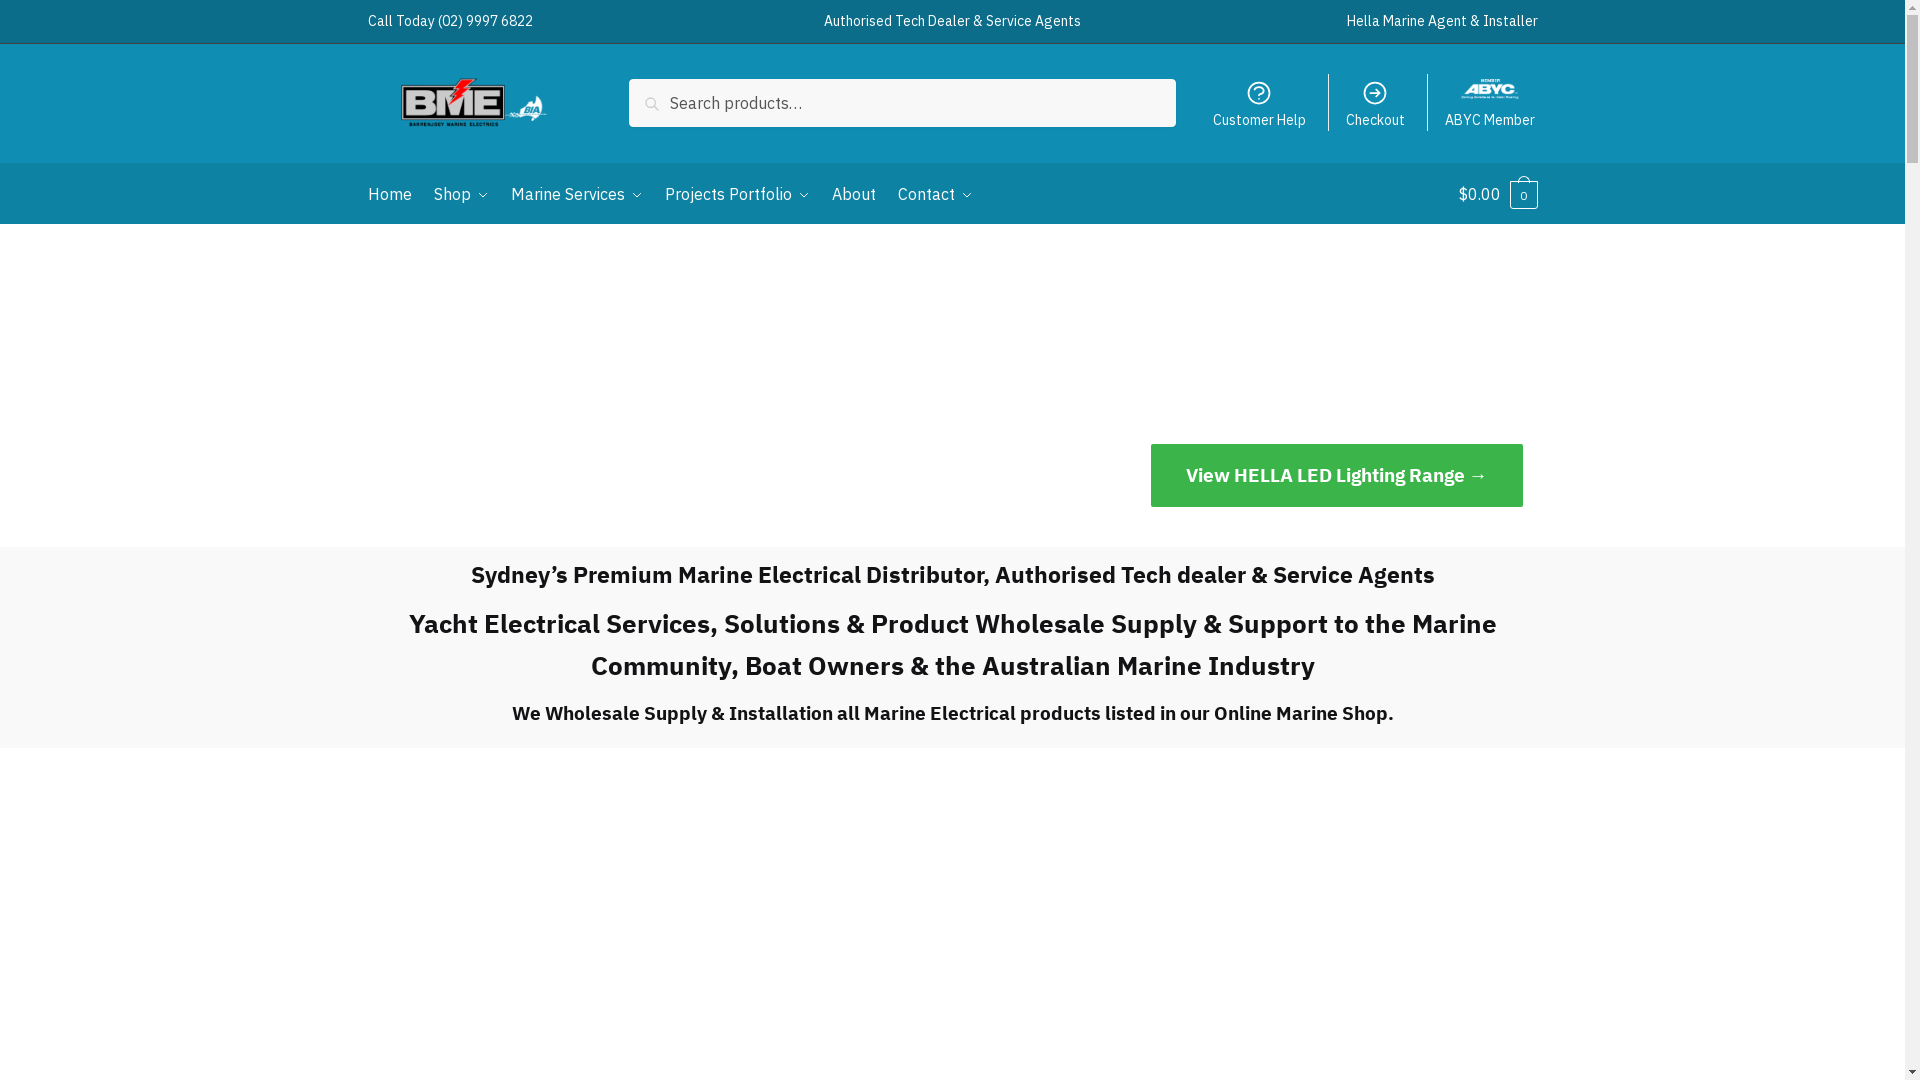 The width and height of the screenshot is (1920, 1080). What do you see at coordinates (460, 193) in the screenshot?
I see `'Shop'` at bounding box center [460, 193].